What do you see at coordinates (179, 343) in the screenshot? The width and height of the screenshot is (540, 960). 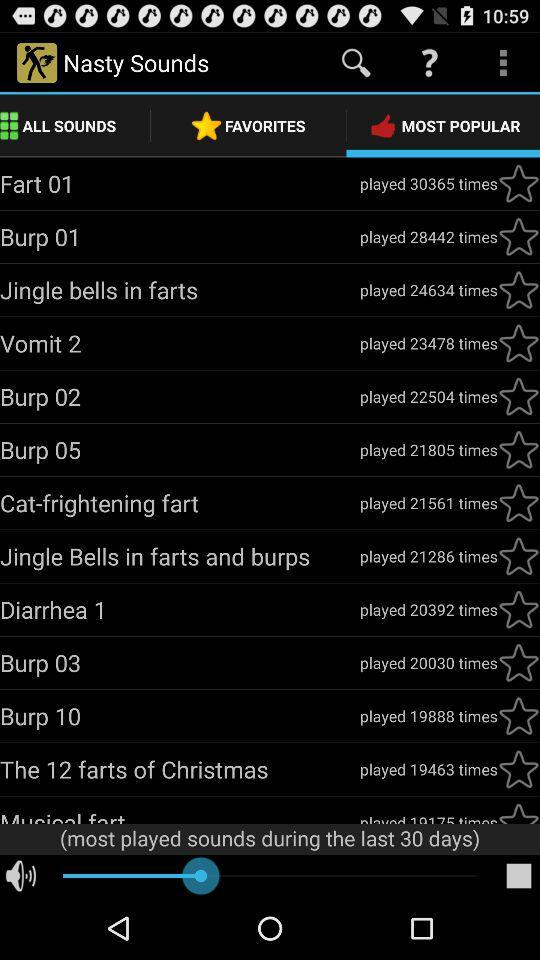 I see `app next to the played 23478 times app` at bounding box center [179, 343].